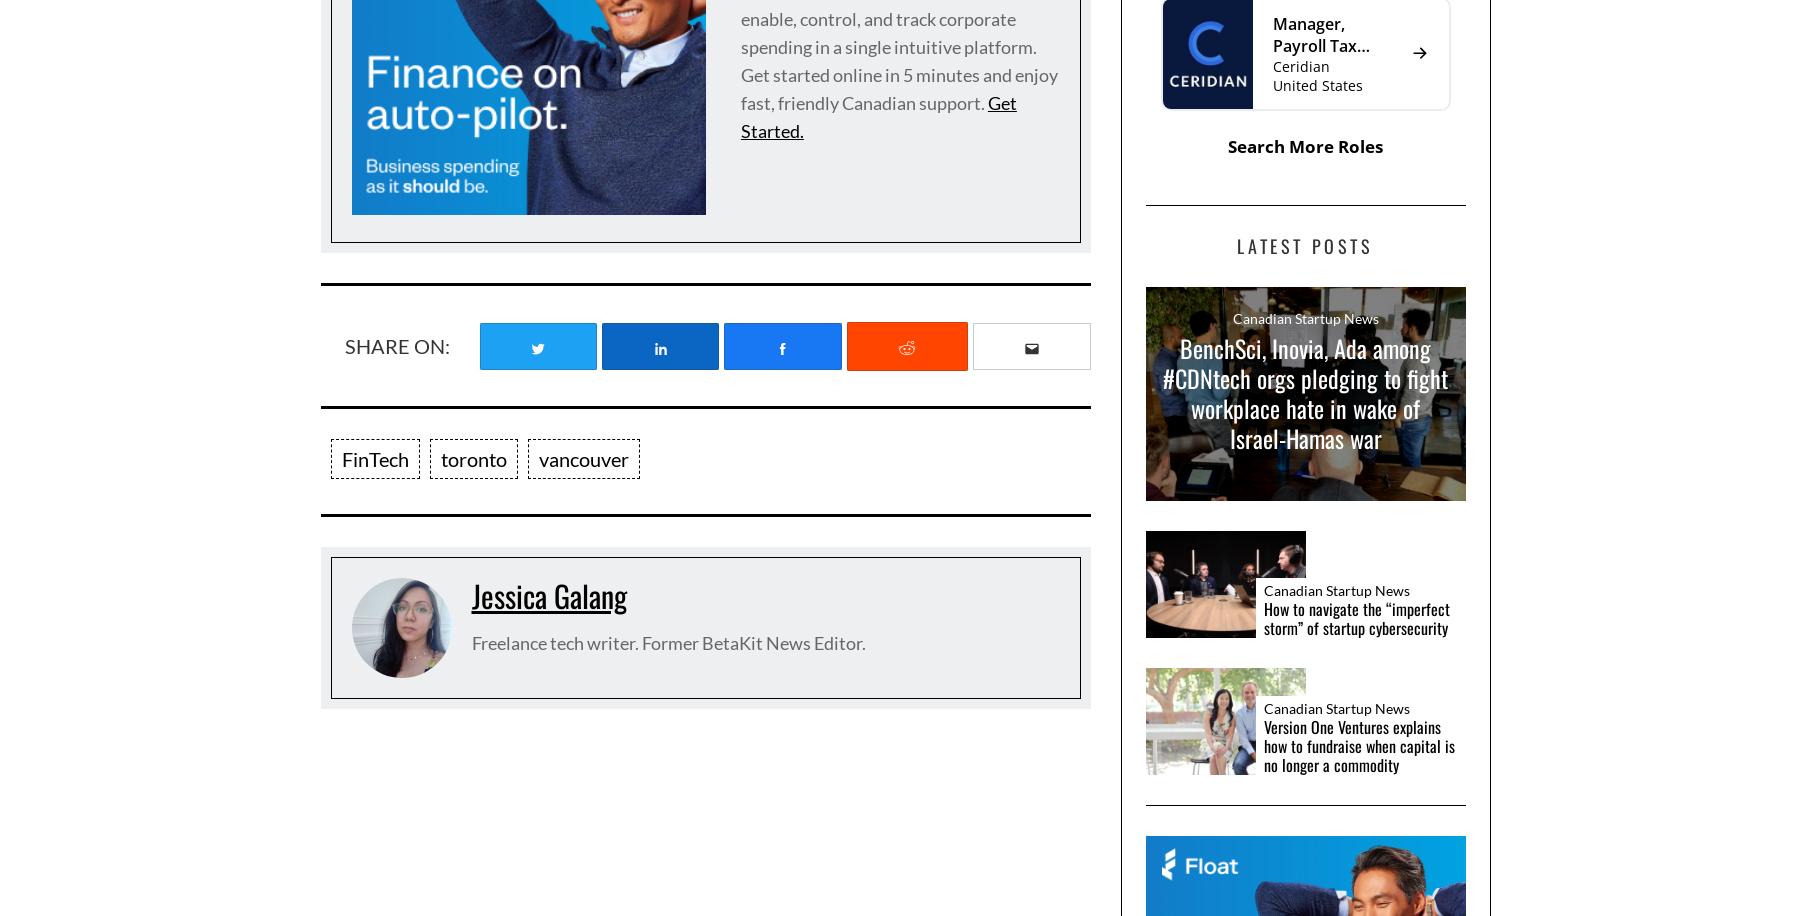  I want to click on 'Share on:', so click(343, 345).